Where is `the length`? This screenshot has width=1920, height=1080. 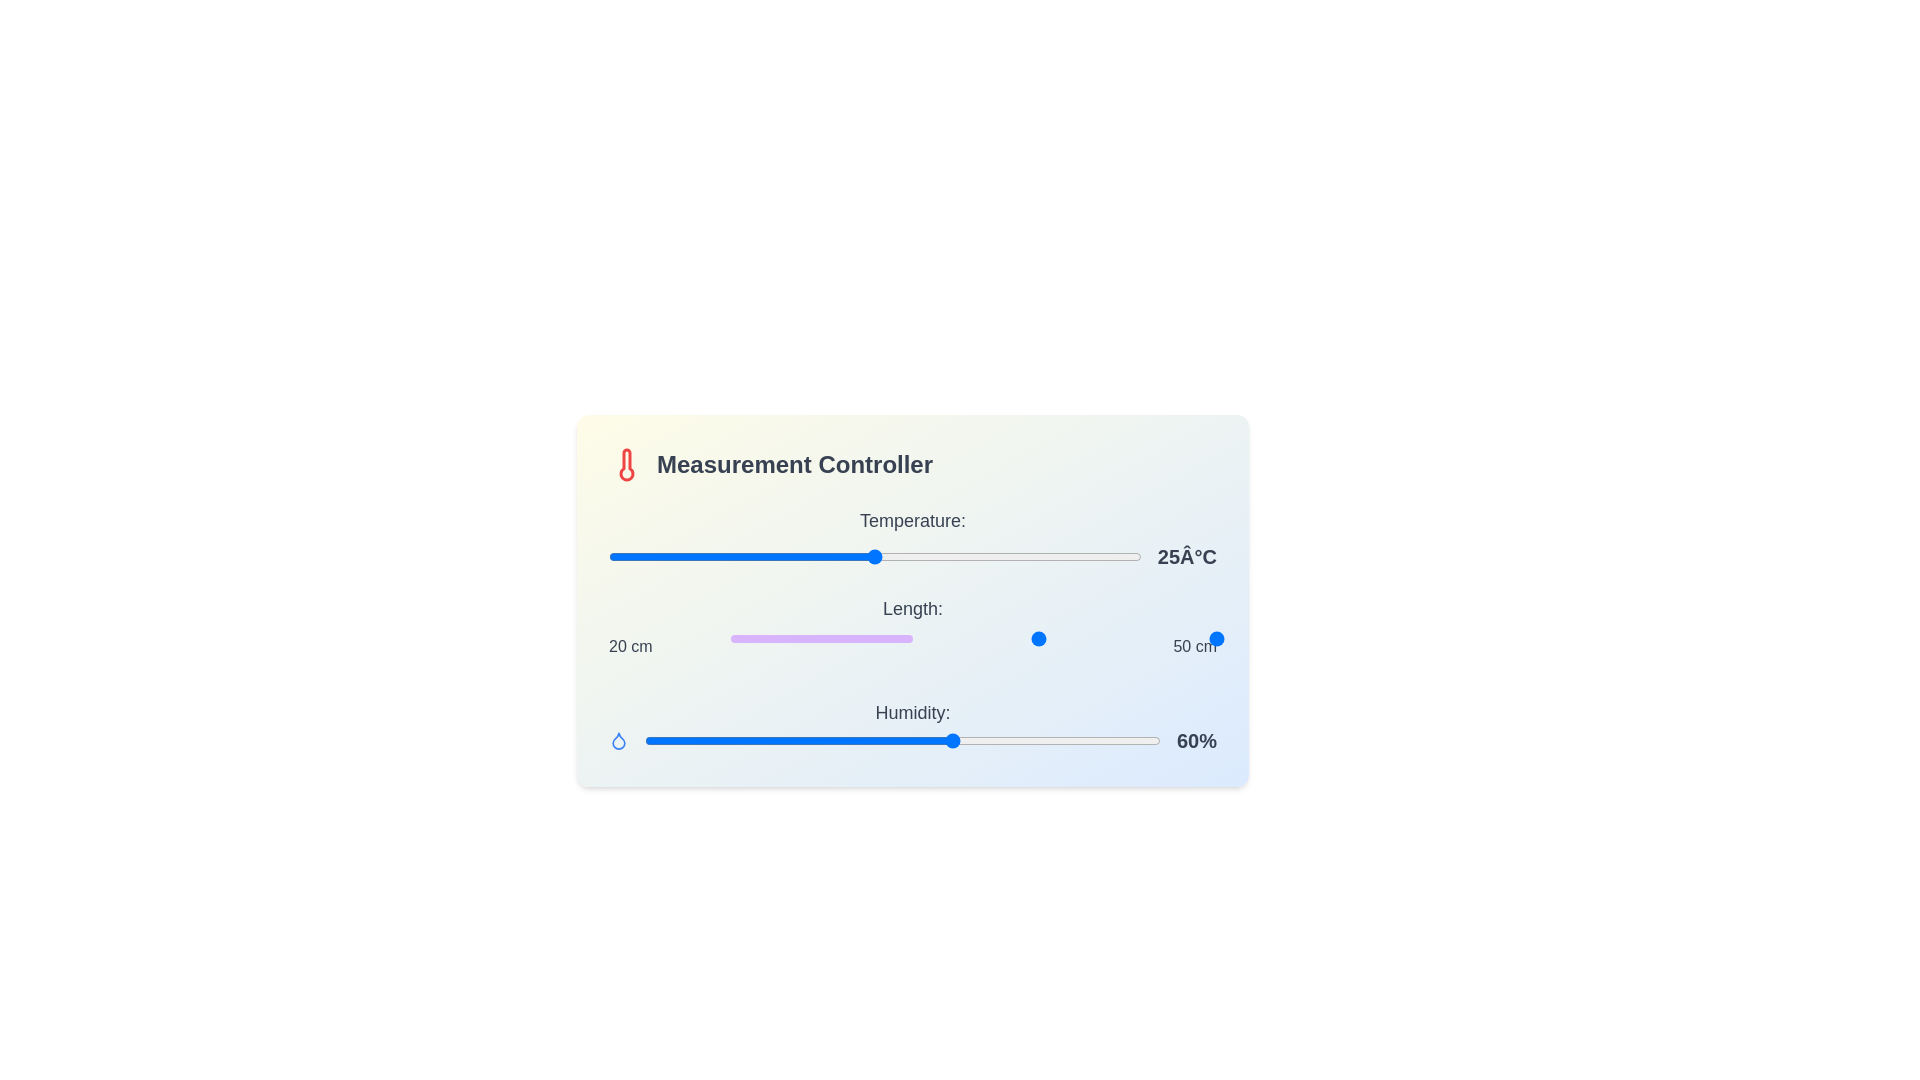
the length is located at coordinates (1074, 639).